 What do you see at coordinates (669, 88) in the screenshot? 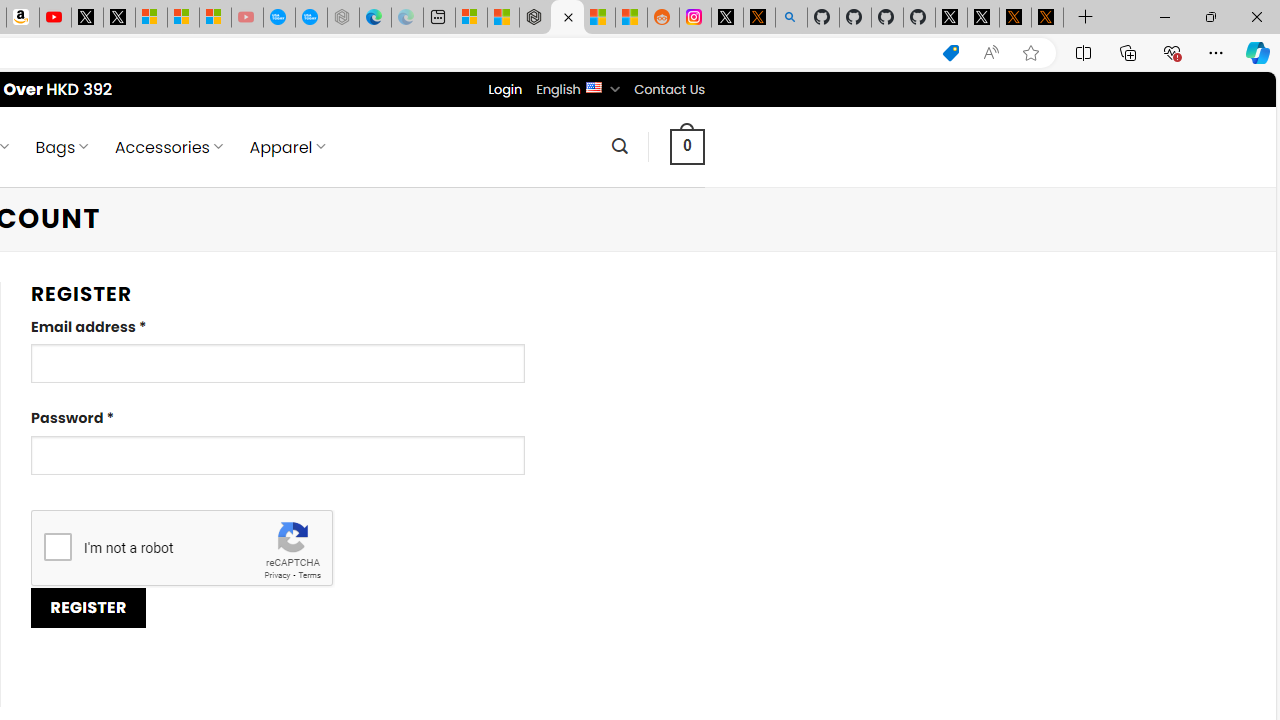
I see `'Contact Us'` at bounding box center [669, 88].